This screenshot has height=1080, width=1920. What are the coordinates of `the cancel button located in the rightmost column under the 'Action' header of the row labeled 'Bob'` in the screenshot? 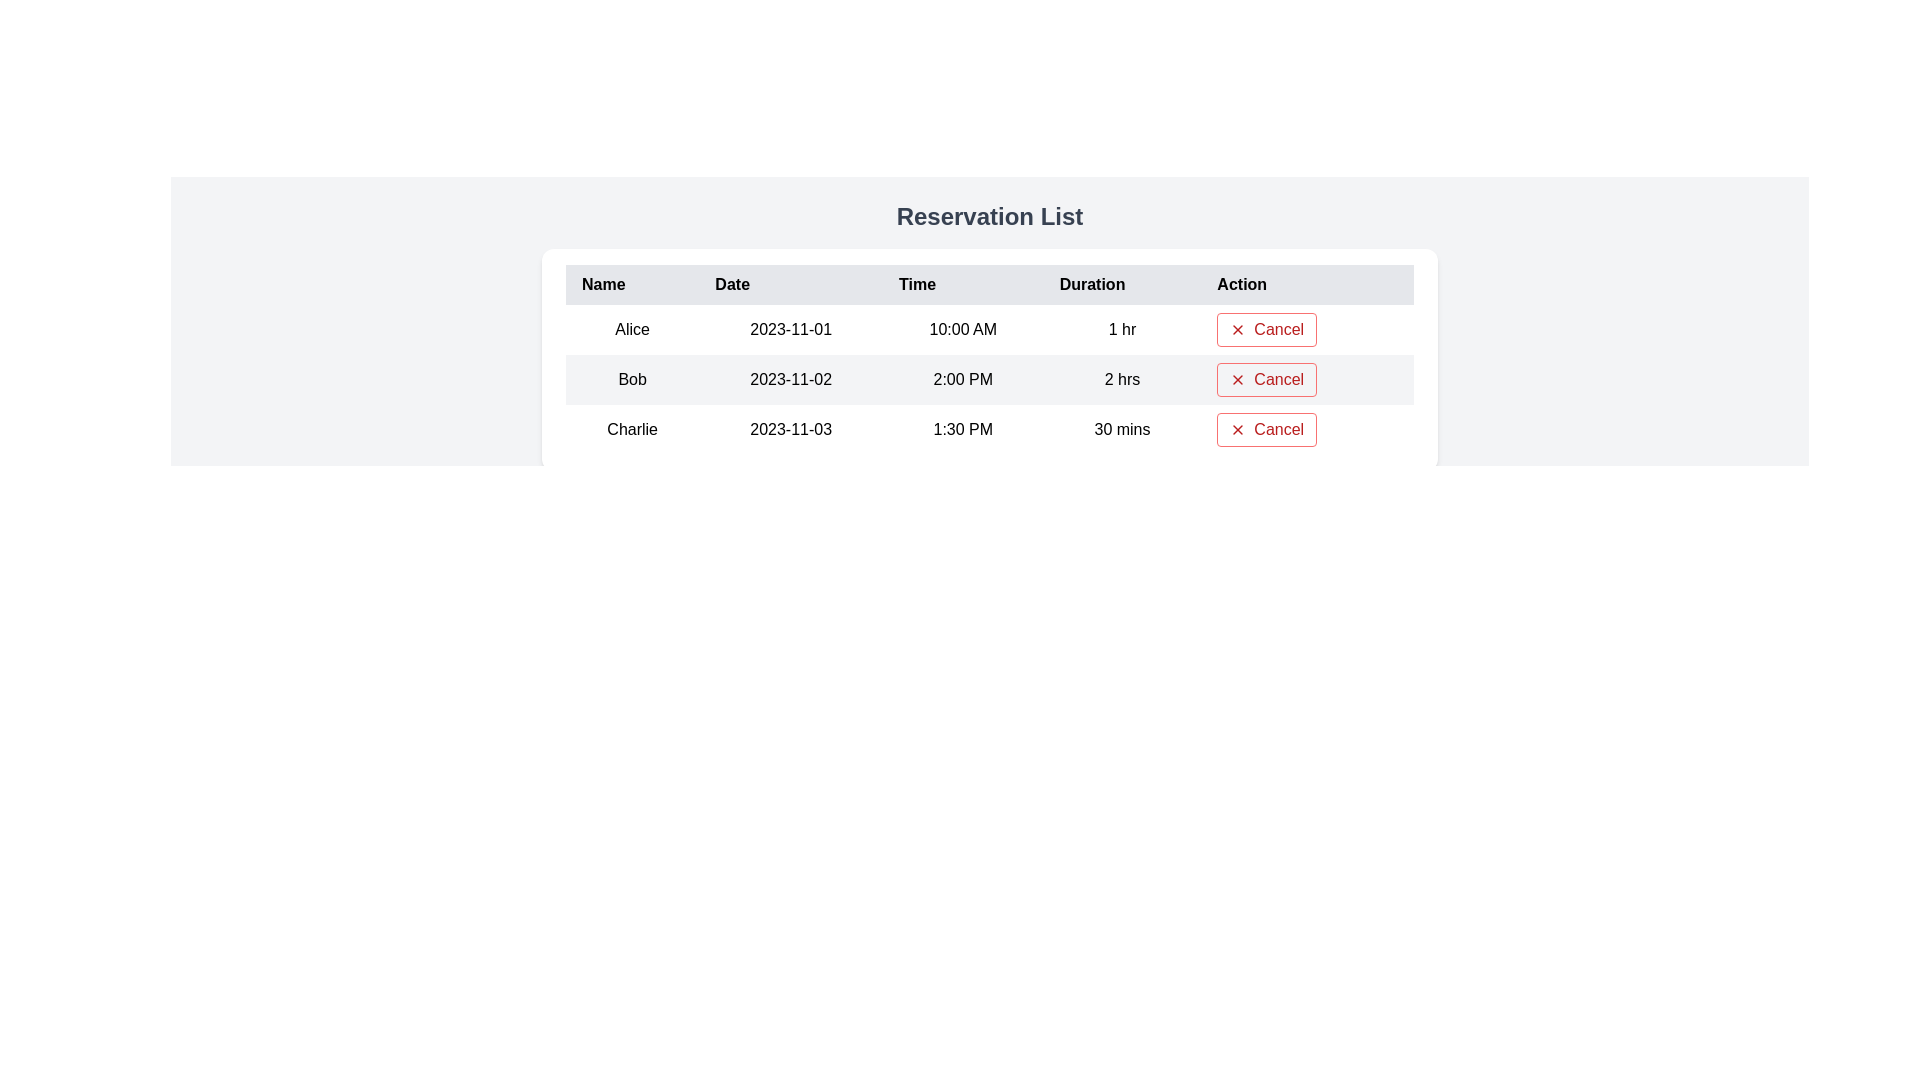 It's located at (1307, 380).